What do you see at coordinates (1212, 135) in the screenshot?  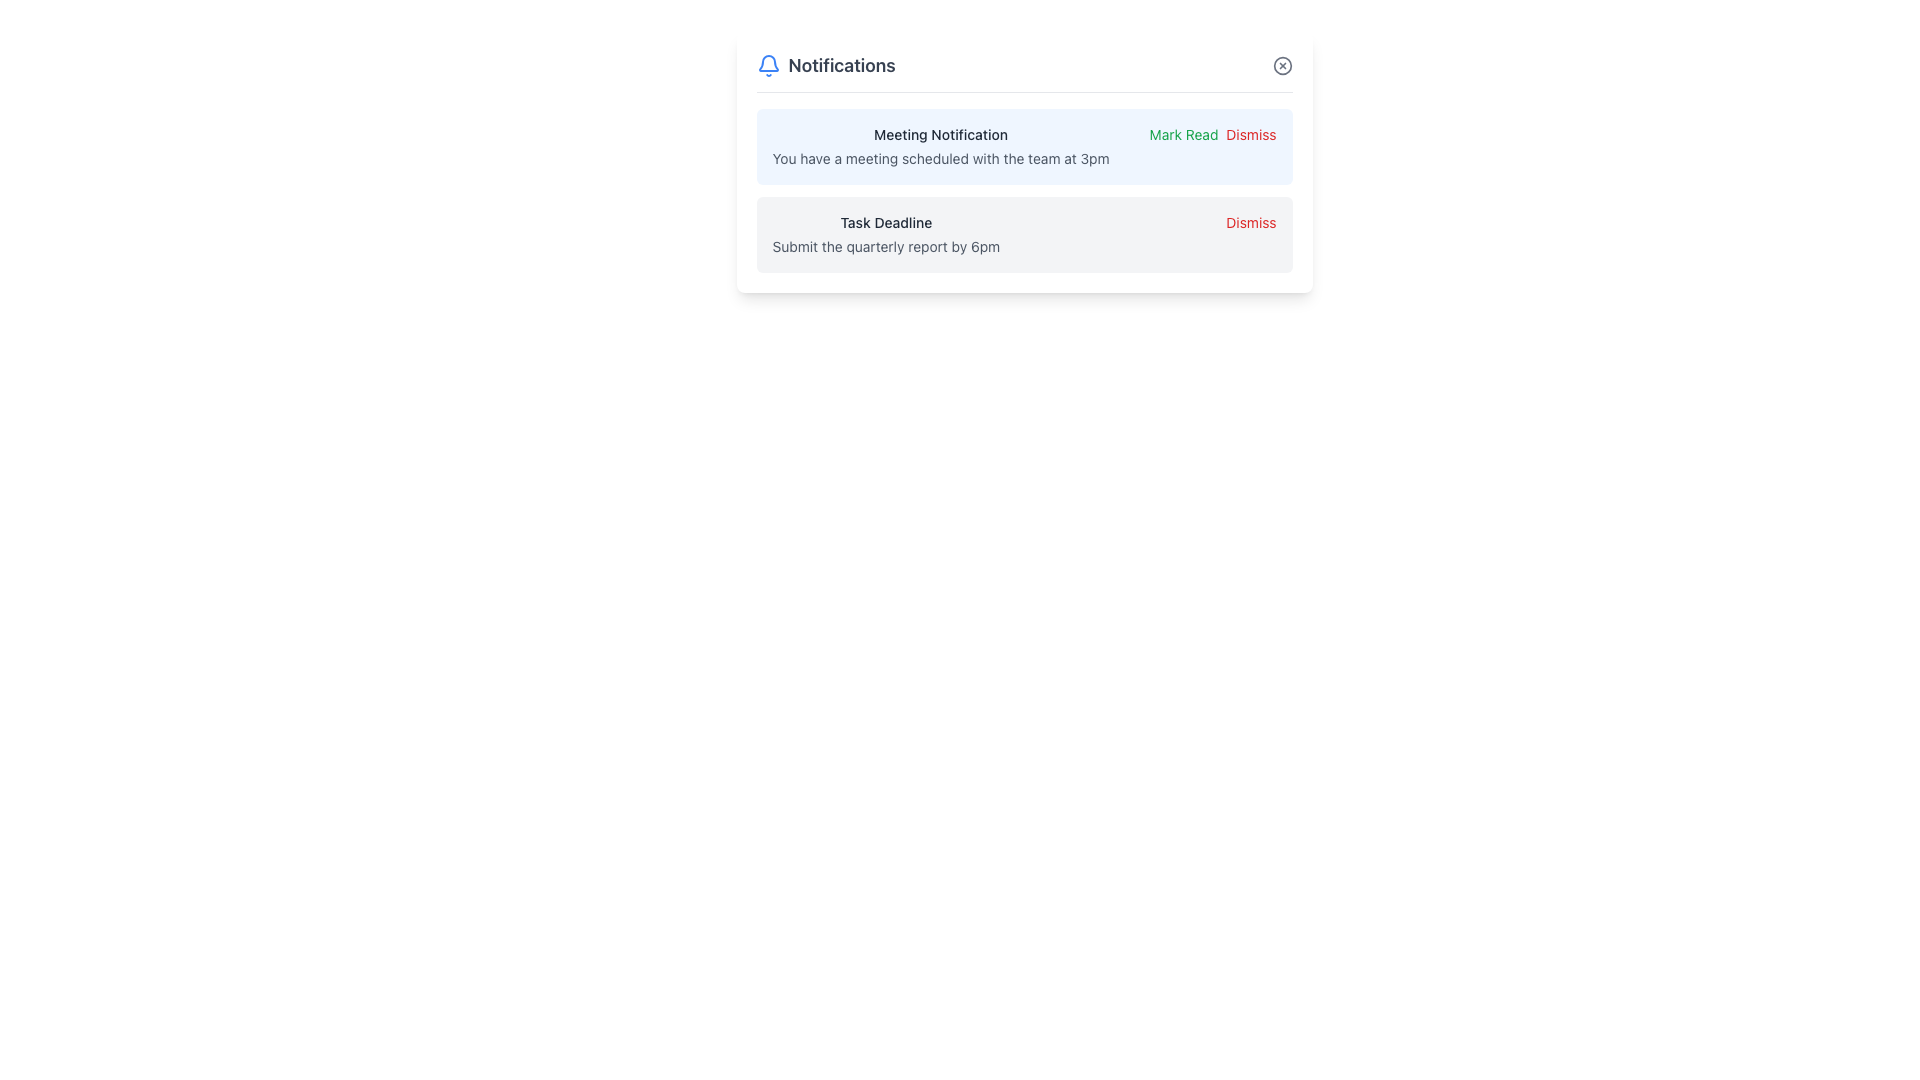 I see `the 'Mark Read' button in the Horizontal button group to mark the 'Meeting Notification' as read` at bounding box center [1212, 135].